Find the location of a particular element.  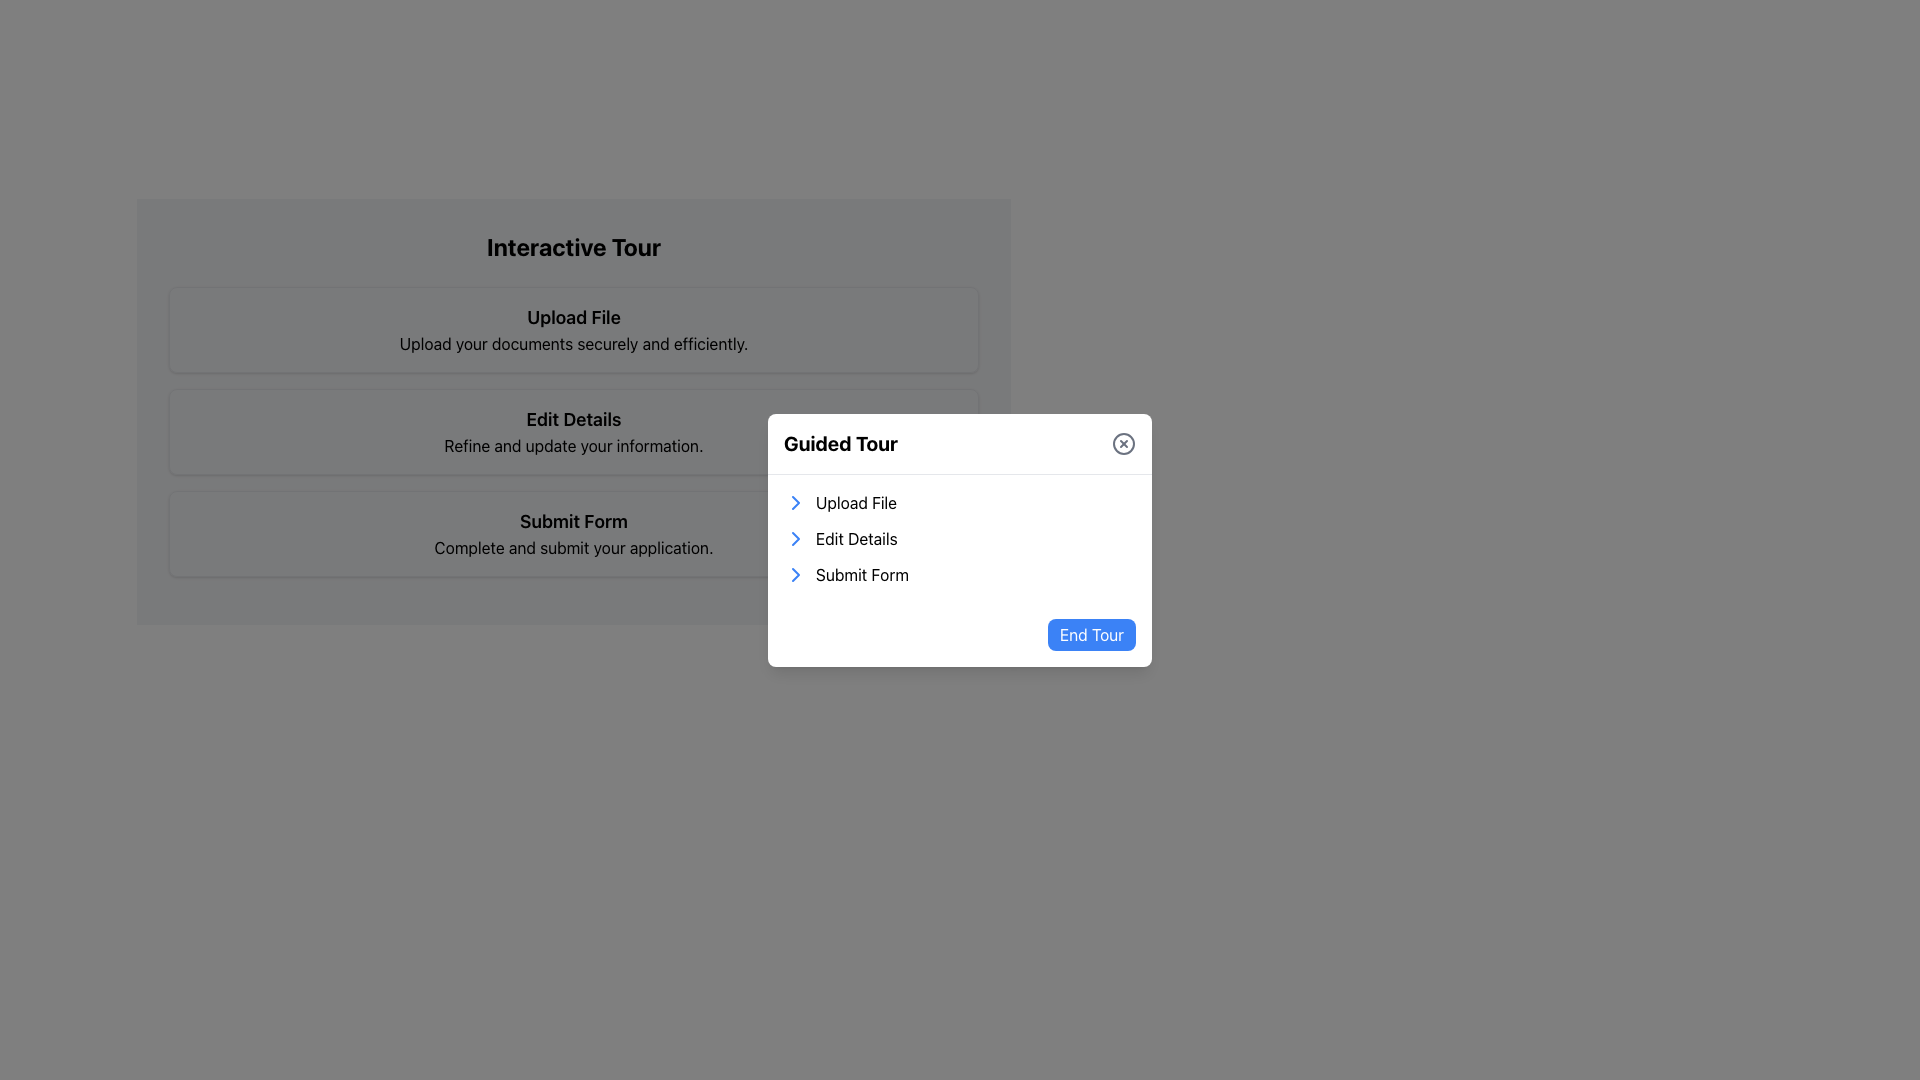

the right-pointing chevron icon that is part of the 'Guided Tour' box, specifically the chevron associated with the 'Edit Details' item is located at coordinates (795, 536).